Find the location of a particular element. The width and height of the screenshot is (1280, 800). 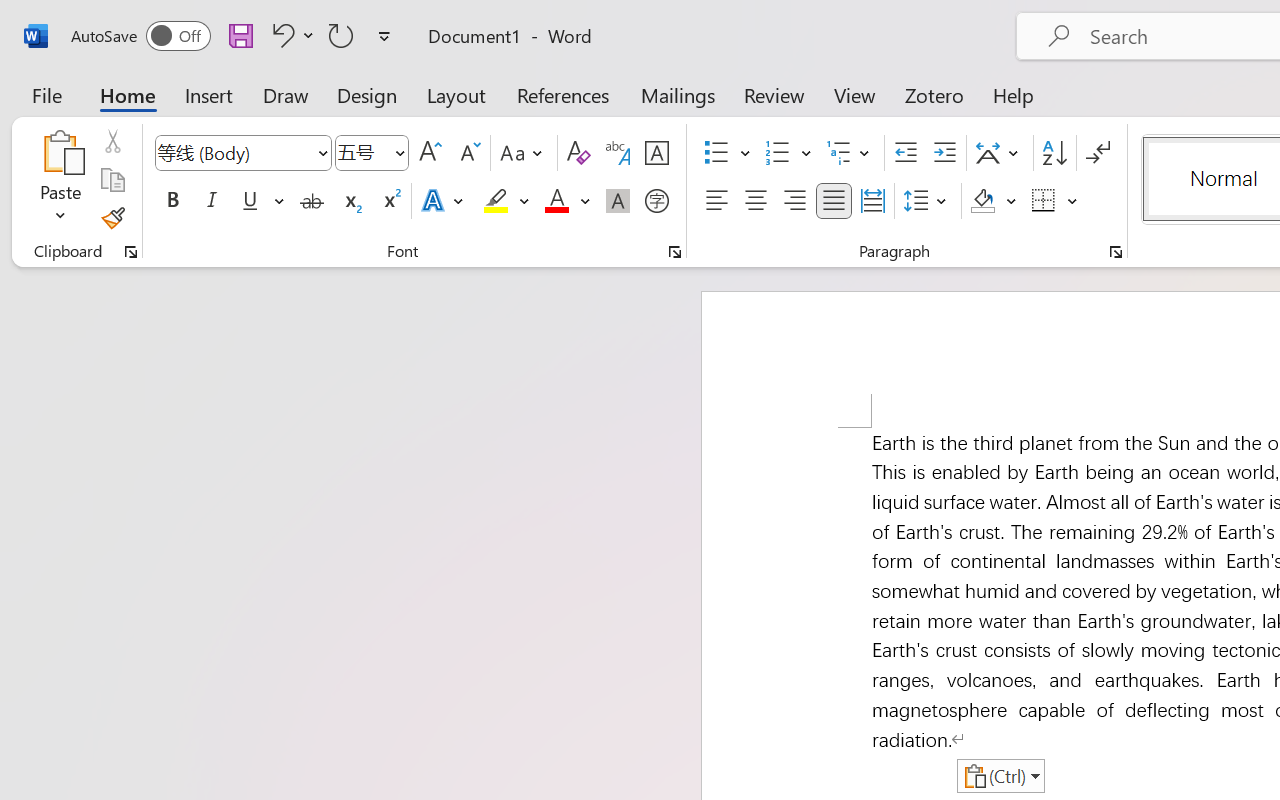

'Align Left' is located at coordinates (716, 201).